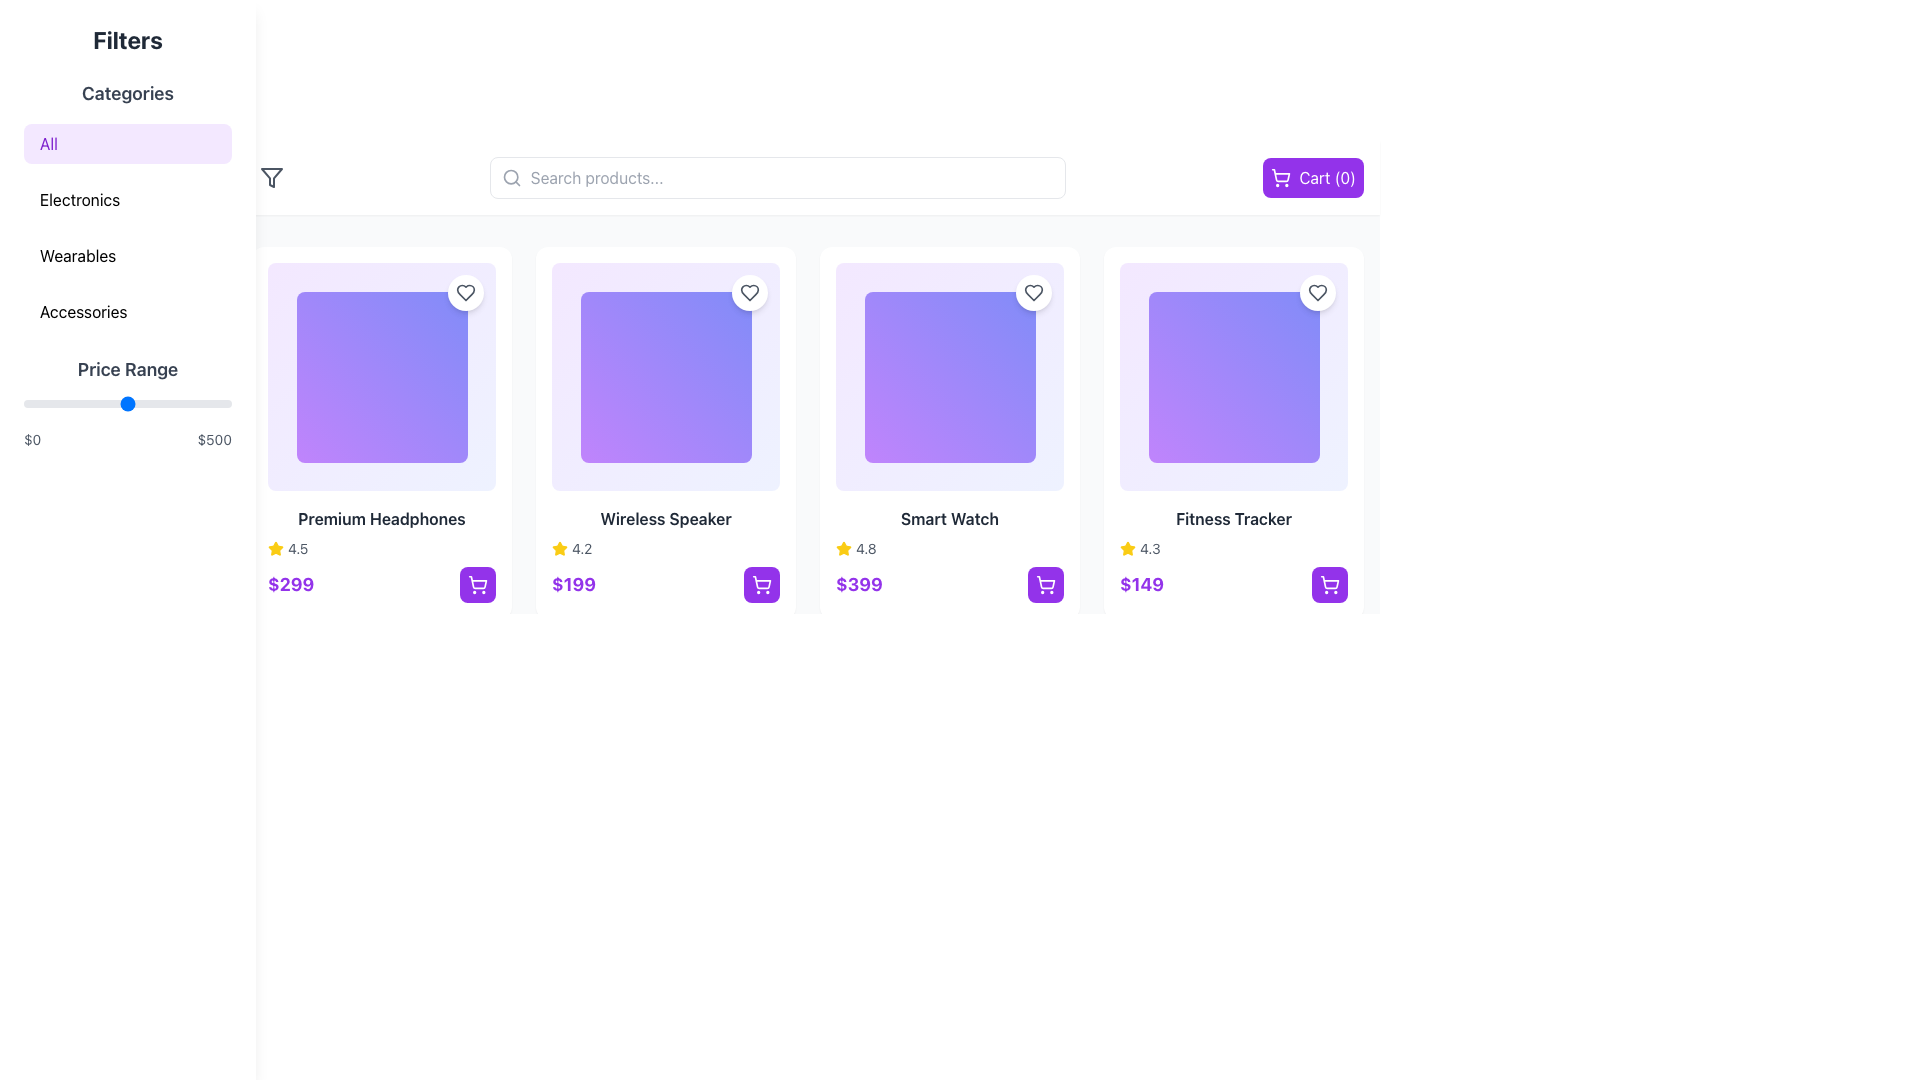  What do you see at coordinates (464, 293) in the screenshot?
I see `the hoverable heart icon located at the top right corner of the product card for 'Premium Headphones' to mark the item as liked or favorited` at bounding box center [464, 293].